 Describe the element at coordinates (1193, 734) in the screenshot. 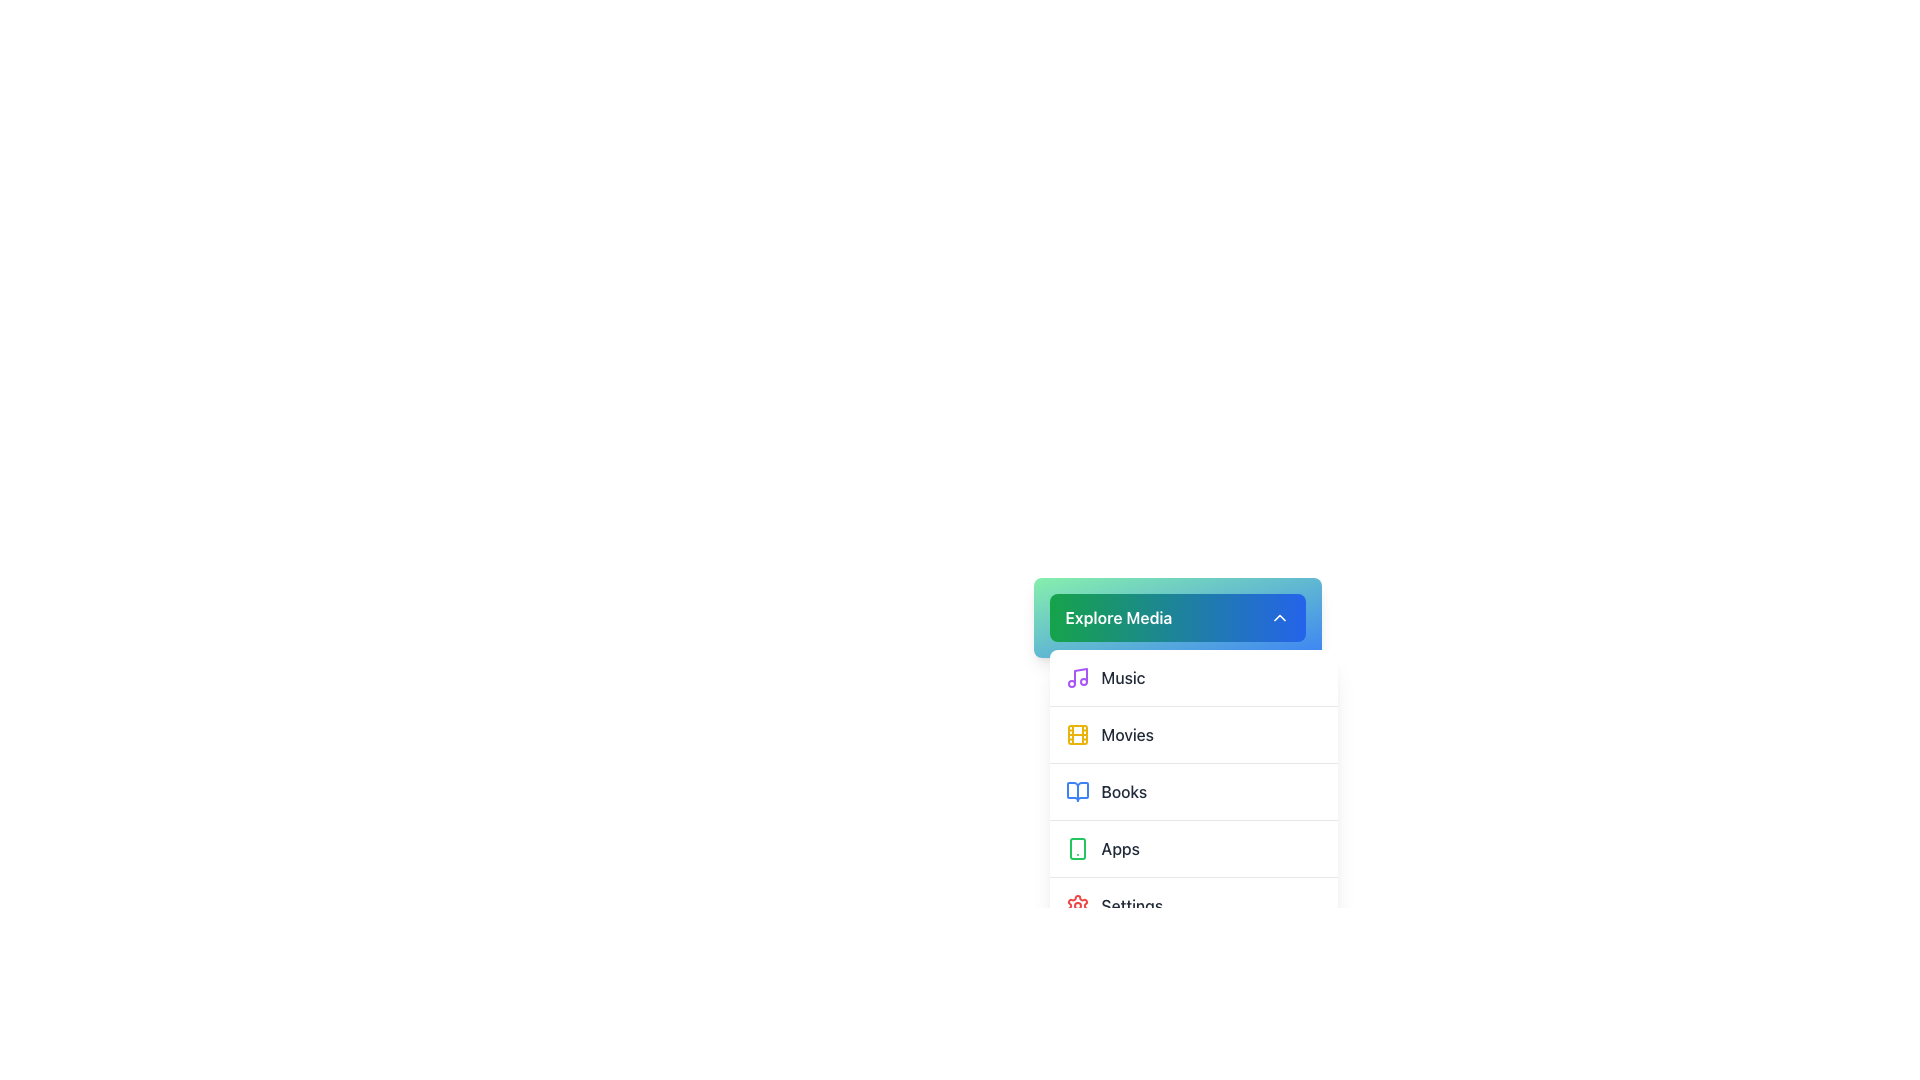

I see `the second button in the 'Explore Media' menu` at that location.